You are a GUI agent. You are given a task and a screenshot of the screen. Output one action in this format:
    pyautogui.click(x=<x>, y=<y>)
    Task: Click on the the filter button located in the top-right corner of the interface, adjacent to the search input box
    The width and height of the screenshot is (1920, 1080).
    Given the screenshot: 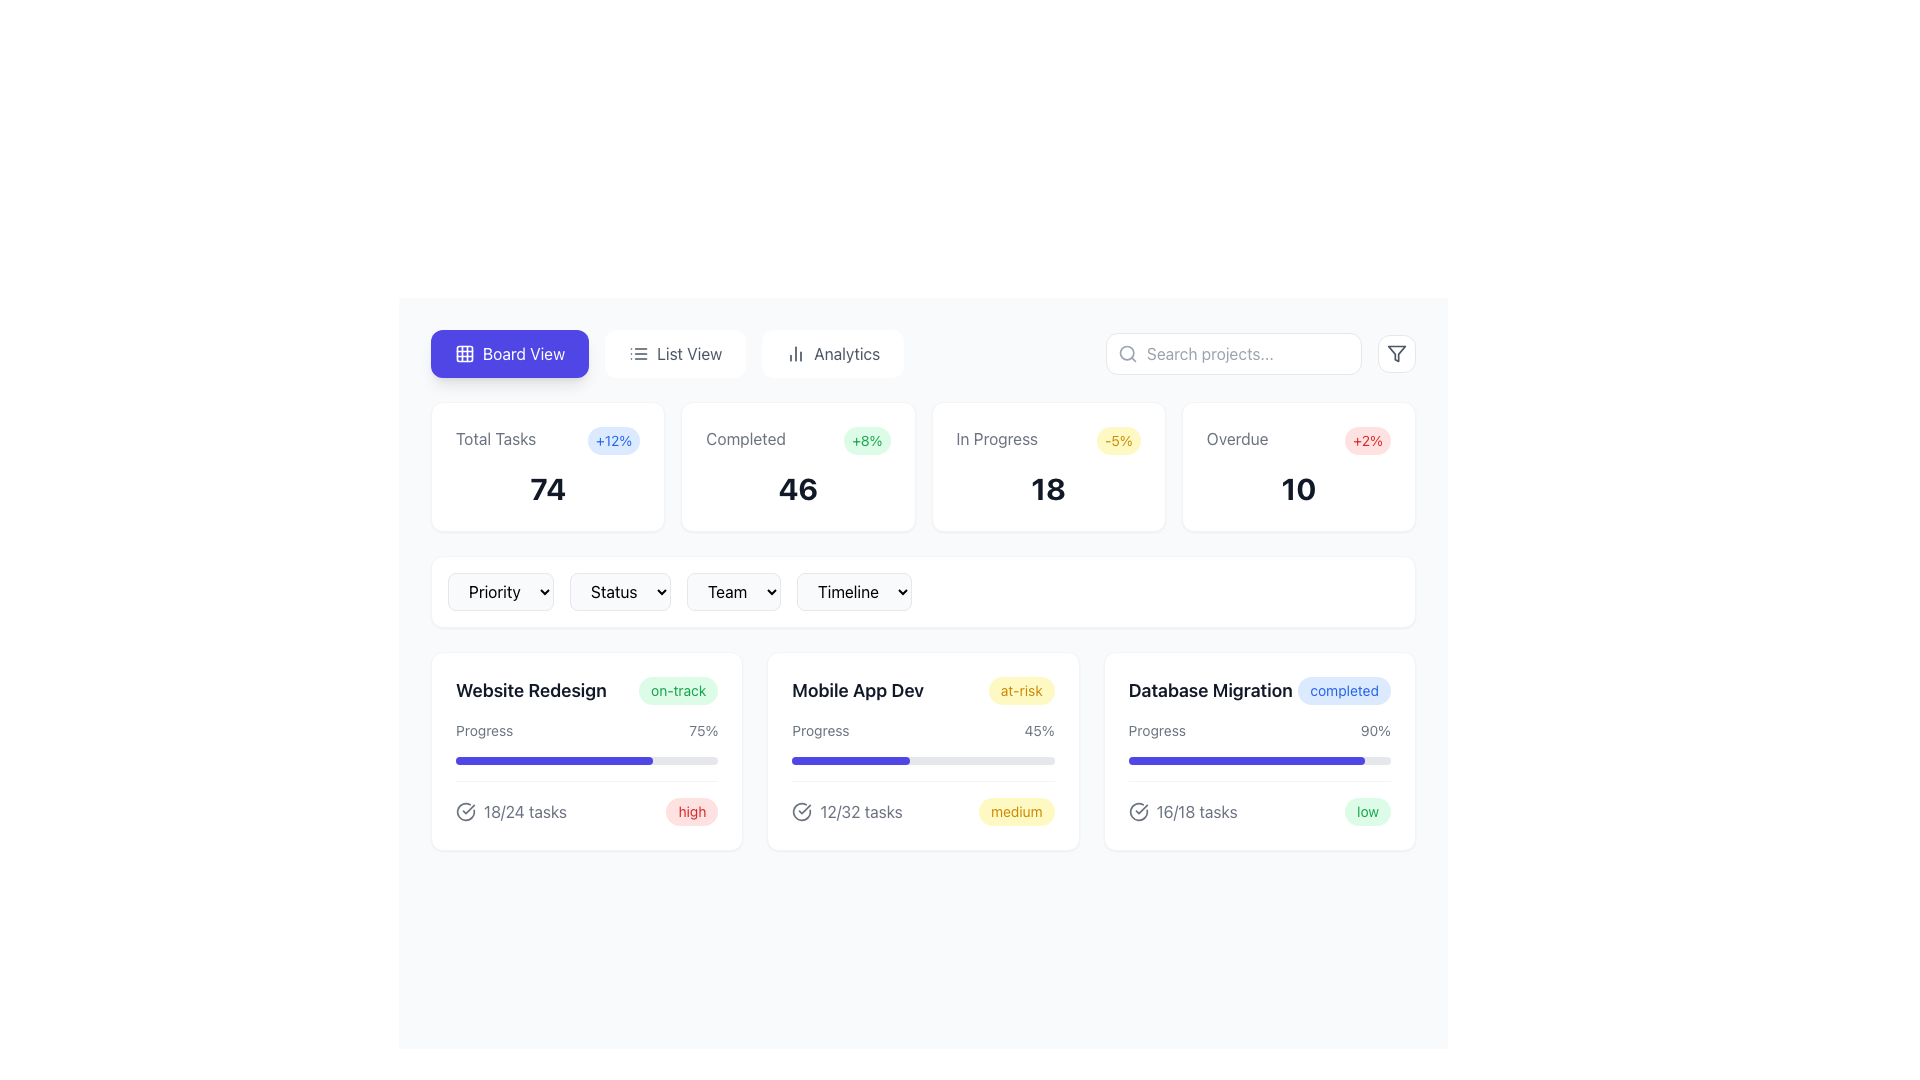 What is the action you would take?
    pyautogui.click(x=1260, y=353)
    